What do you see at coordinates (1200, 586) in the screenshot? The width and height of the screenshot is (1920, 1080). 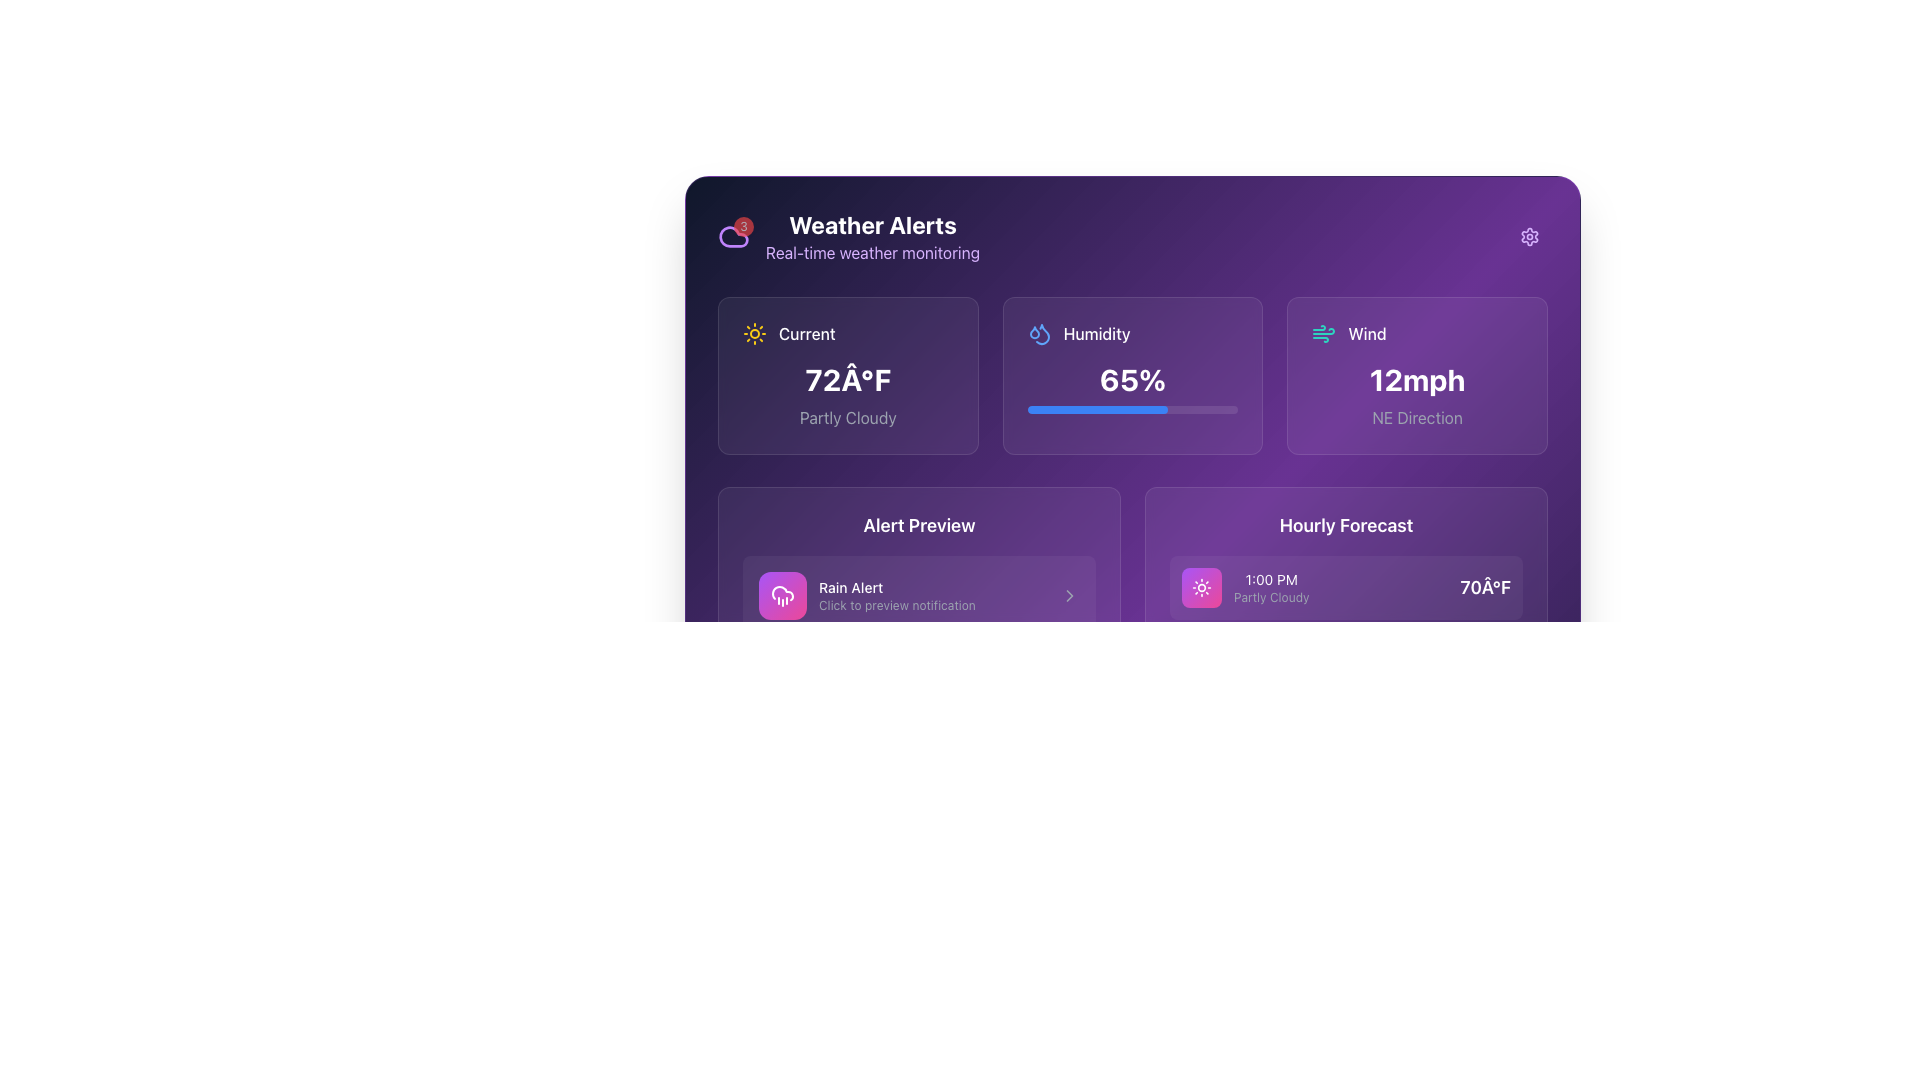 I see `the square gradient-colored icon with a sun illustration located next to the '1:00 PM Partly Cloudy' text in the 'Hourly Forecast' section` at bounding box center [1200, 586].